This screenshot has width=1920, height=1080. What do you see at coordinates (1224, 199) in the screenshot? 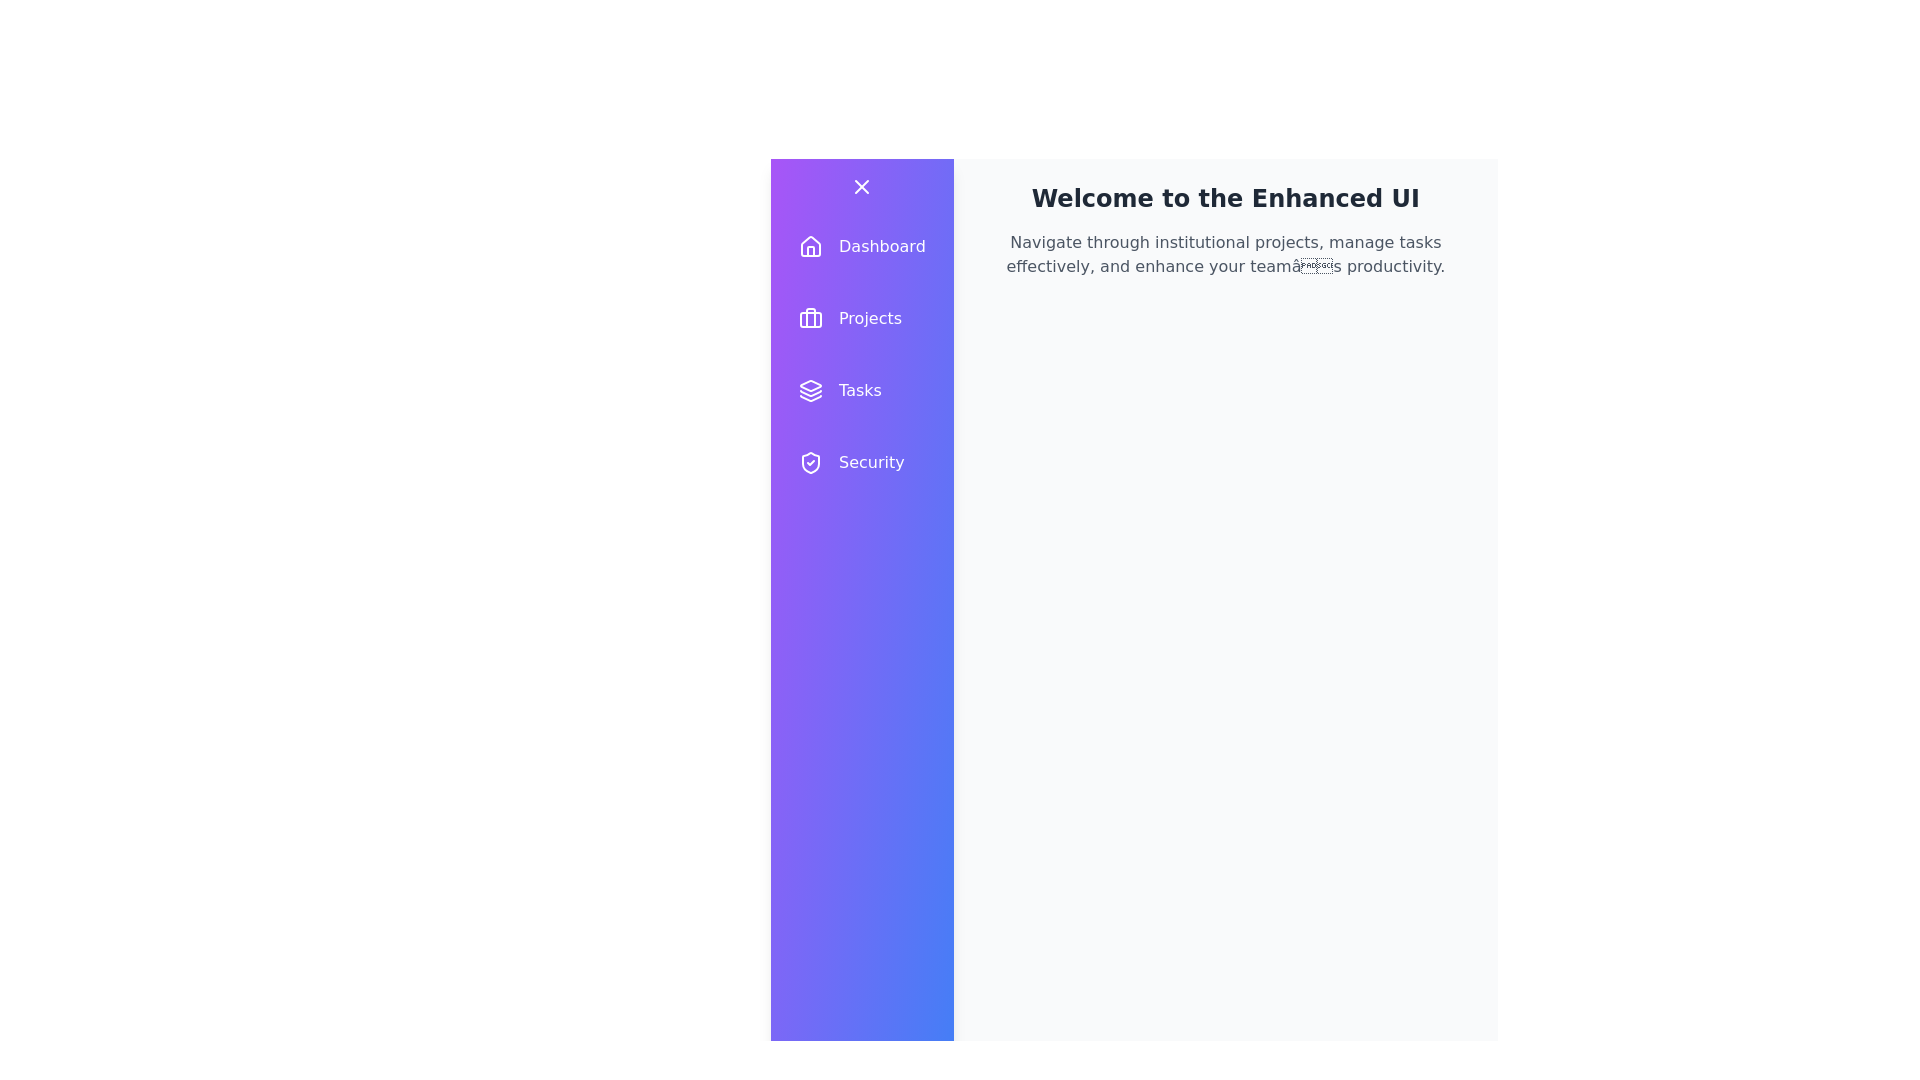
I see `the heading displaying 'Welcome to the Enhanced UI' located at the top-right section of the main content area` at bounding box center [1224, 199].